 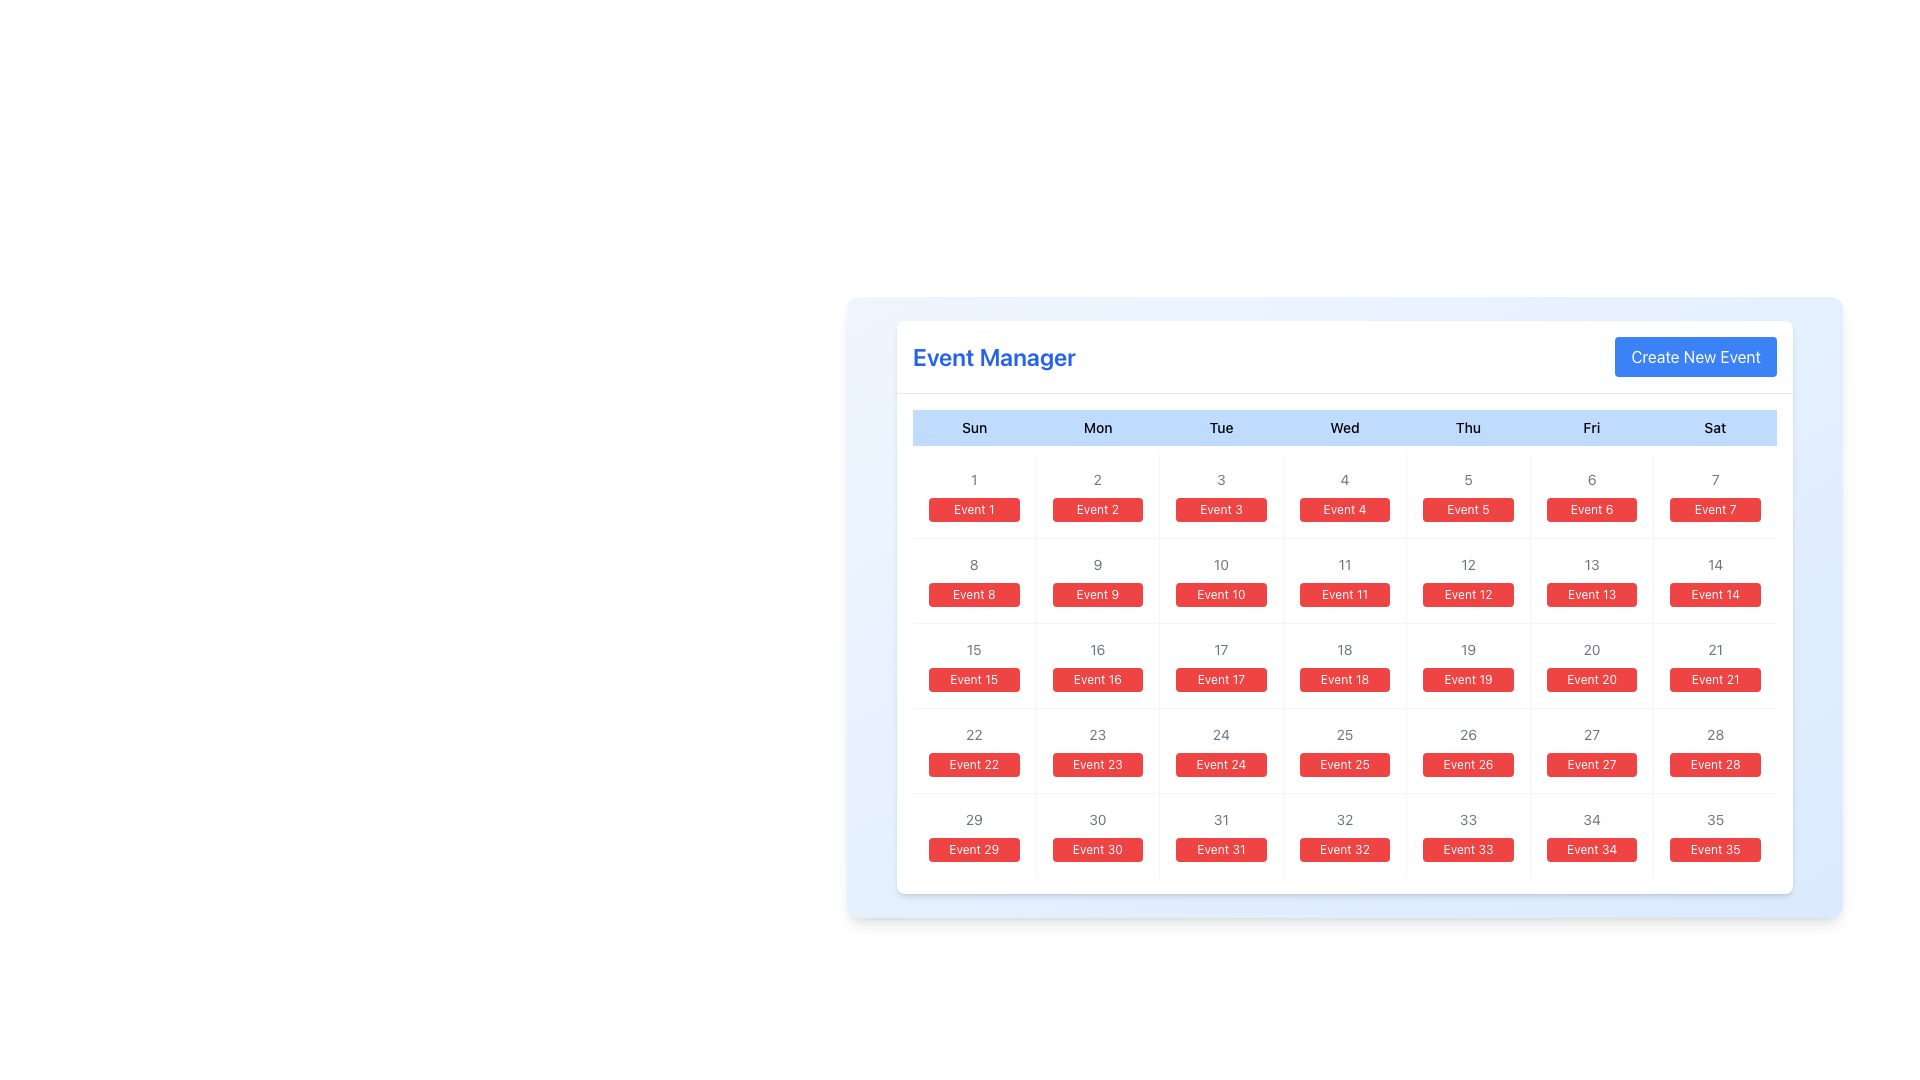 I want to click on the gray-colored number '3' displayed in a small-sized font within the white card of the calendar layout, which represents the date and is positioned above the 'Event 3' button, so click(x=1220, y=479).